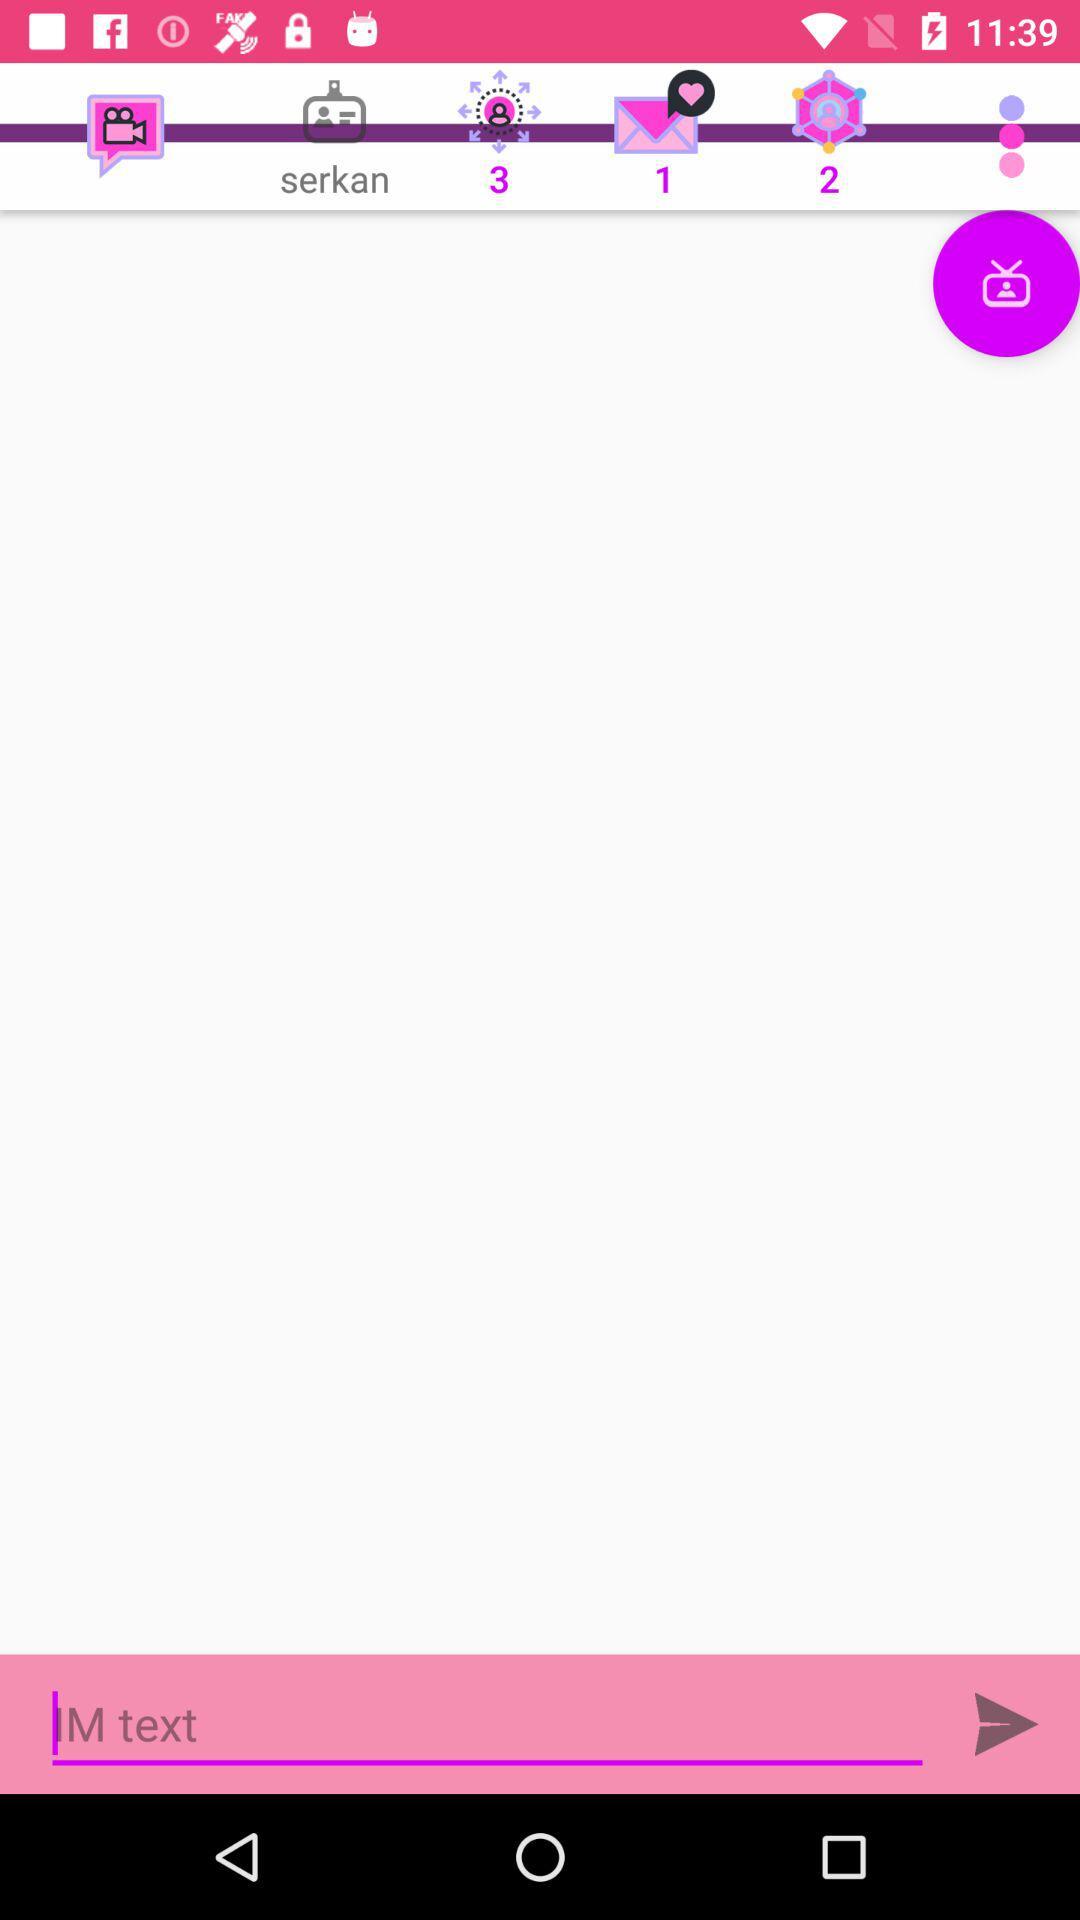 The width and height of the screenshot is (1080, 1920). What do you see at coordinates (1006, 1723) in the screenshot?
I see `next` at bounding box center [1006, 1723].